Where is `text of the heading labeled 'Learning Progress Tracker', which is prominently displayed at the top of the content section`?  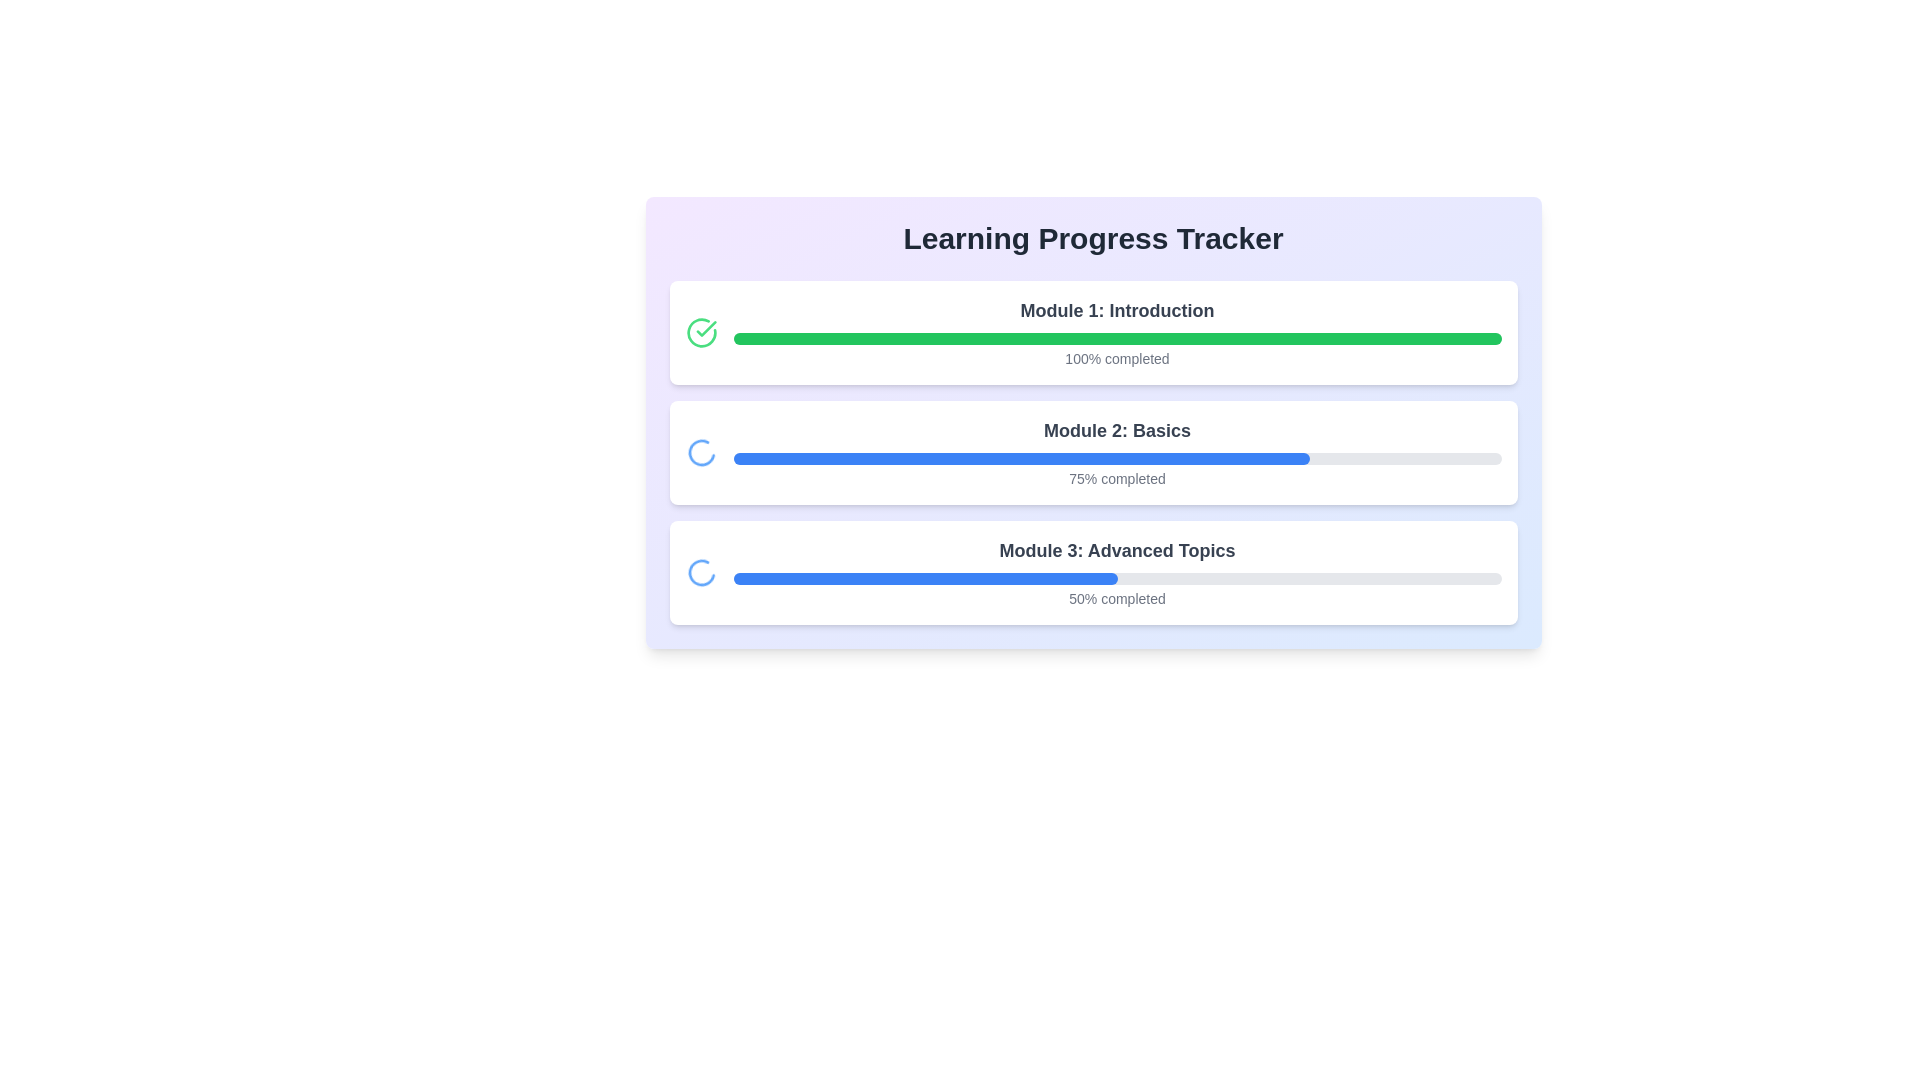
text of the heading labeled 'Learning Progress Tracker', which is prominently displayed at the top of the content section is located at coordinates (1092, 238).